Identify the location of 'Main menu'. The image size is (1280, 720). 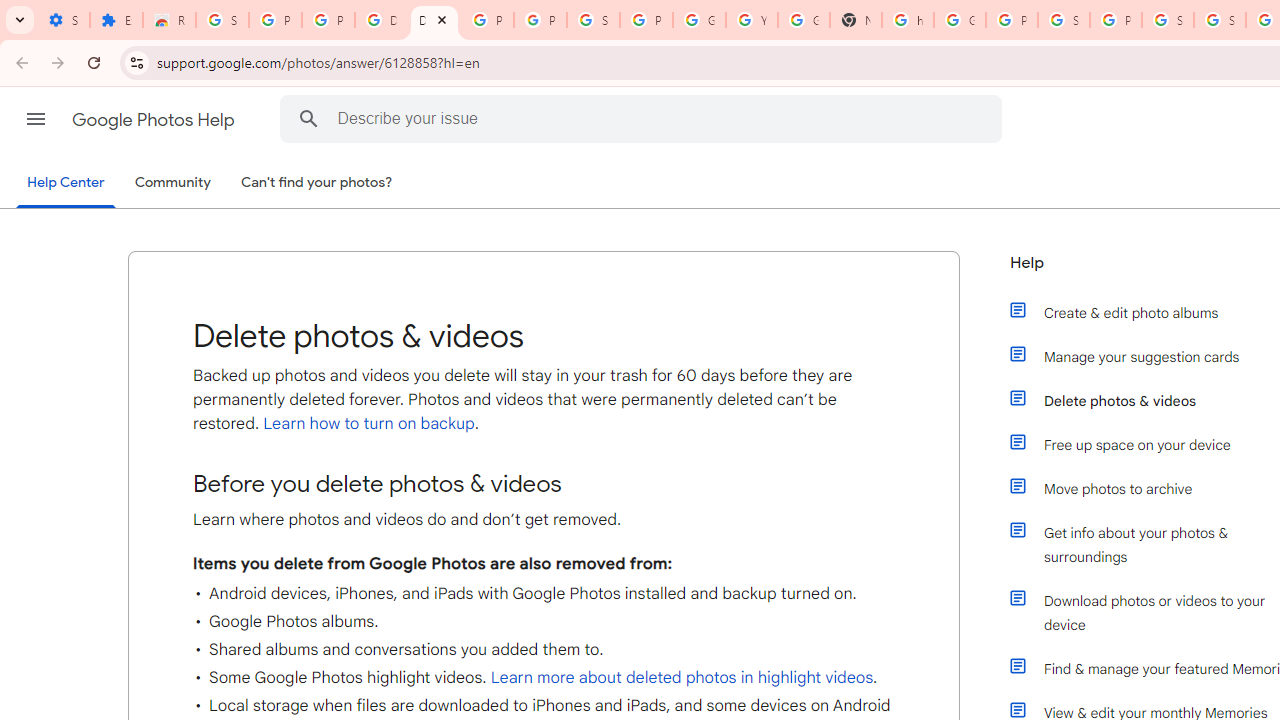
(35, 119).